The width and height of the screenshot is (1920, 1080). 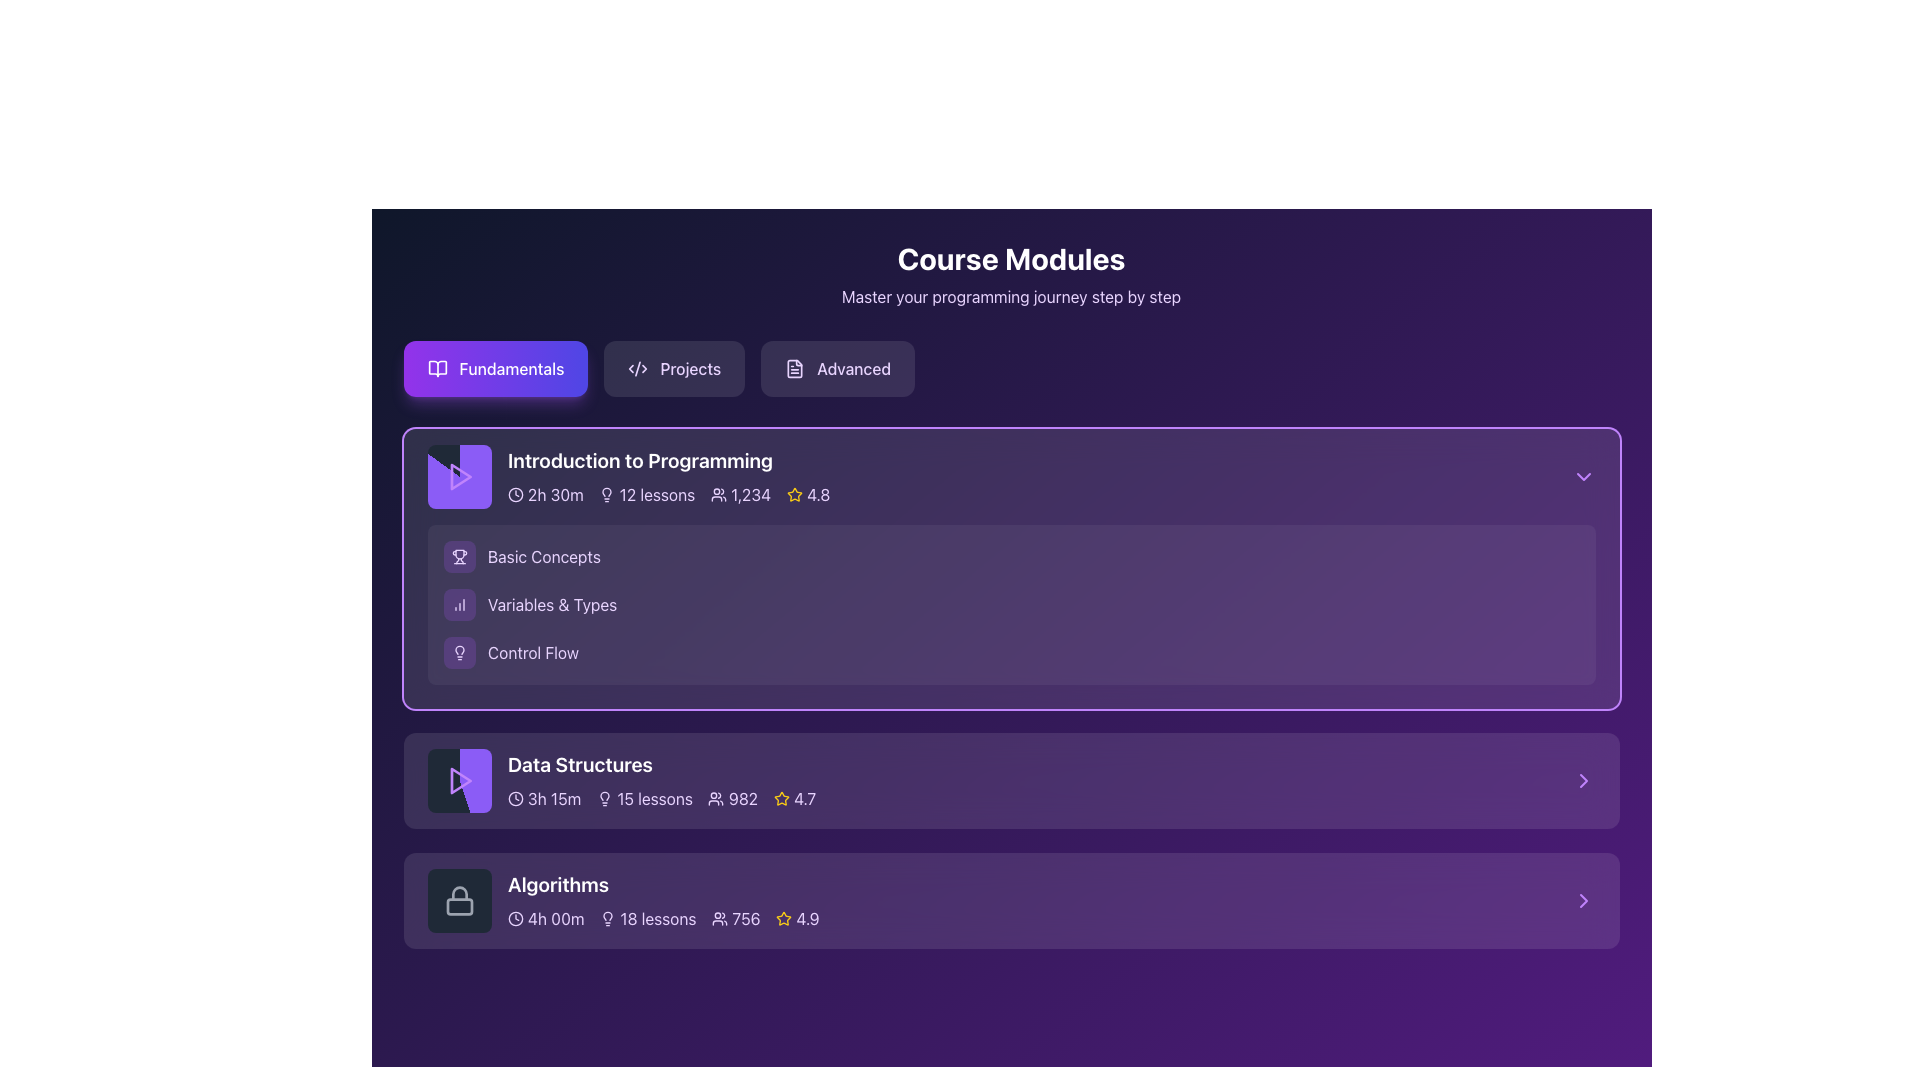 I want to click on the 'Variables & Types' icon button located to the left of the 'Variables & Types' text in the 'Introduction to Programming' section, so click(x=458, y=604).